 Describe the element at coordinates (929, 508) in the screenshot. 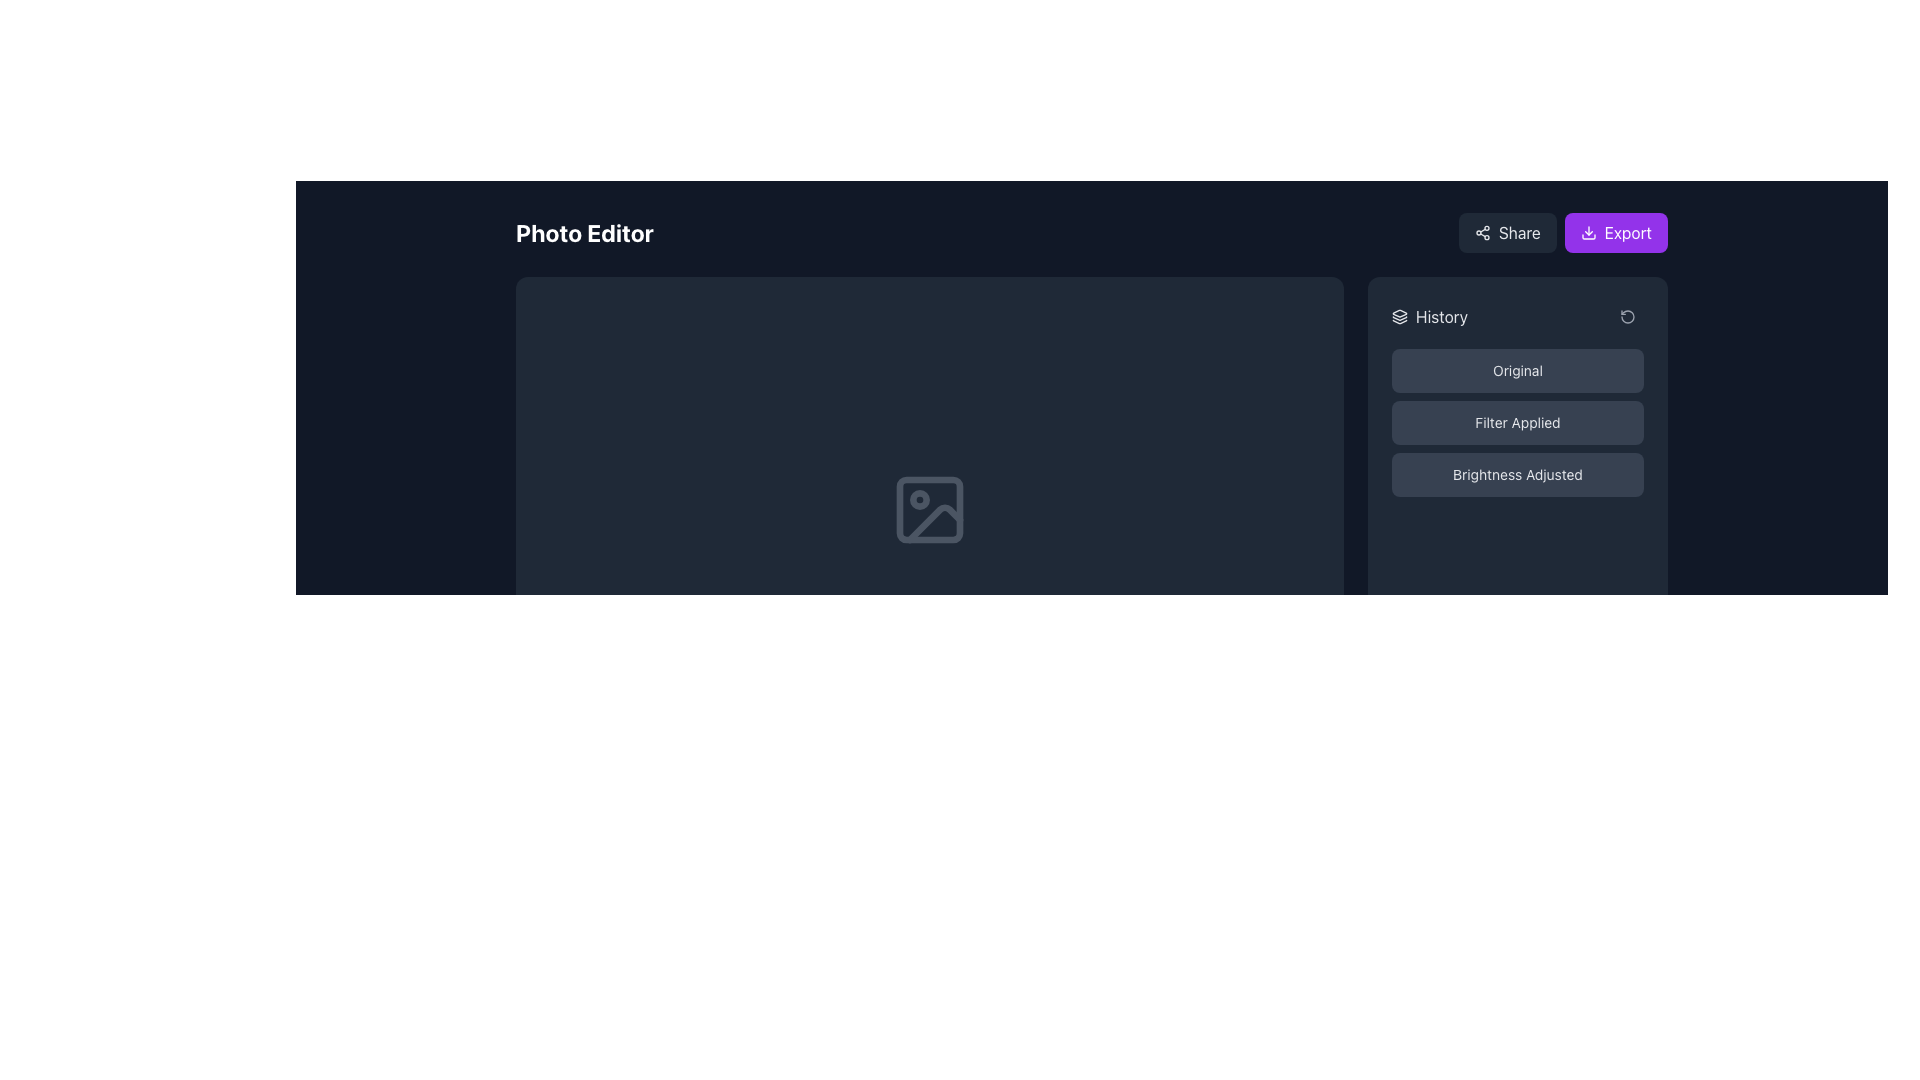

I see `the icon representing an image within the 'Change Image' box in the photo editor application interface` at that location.